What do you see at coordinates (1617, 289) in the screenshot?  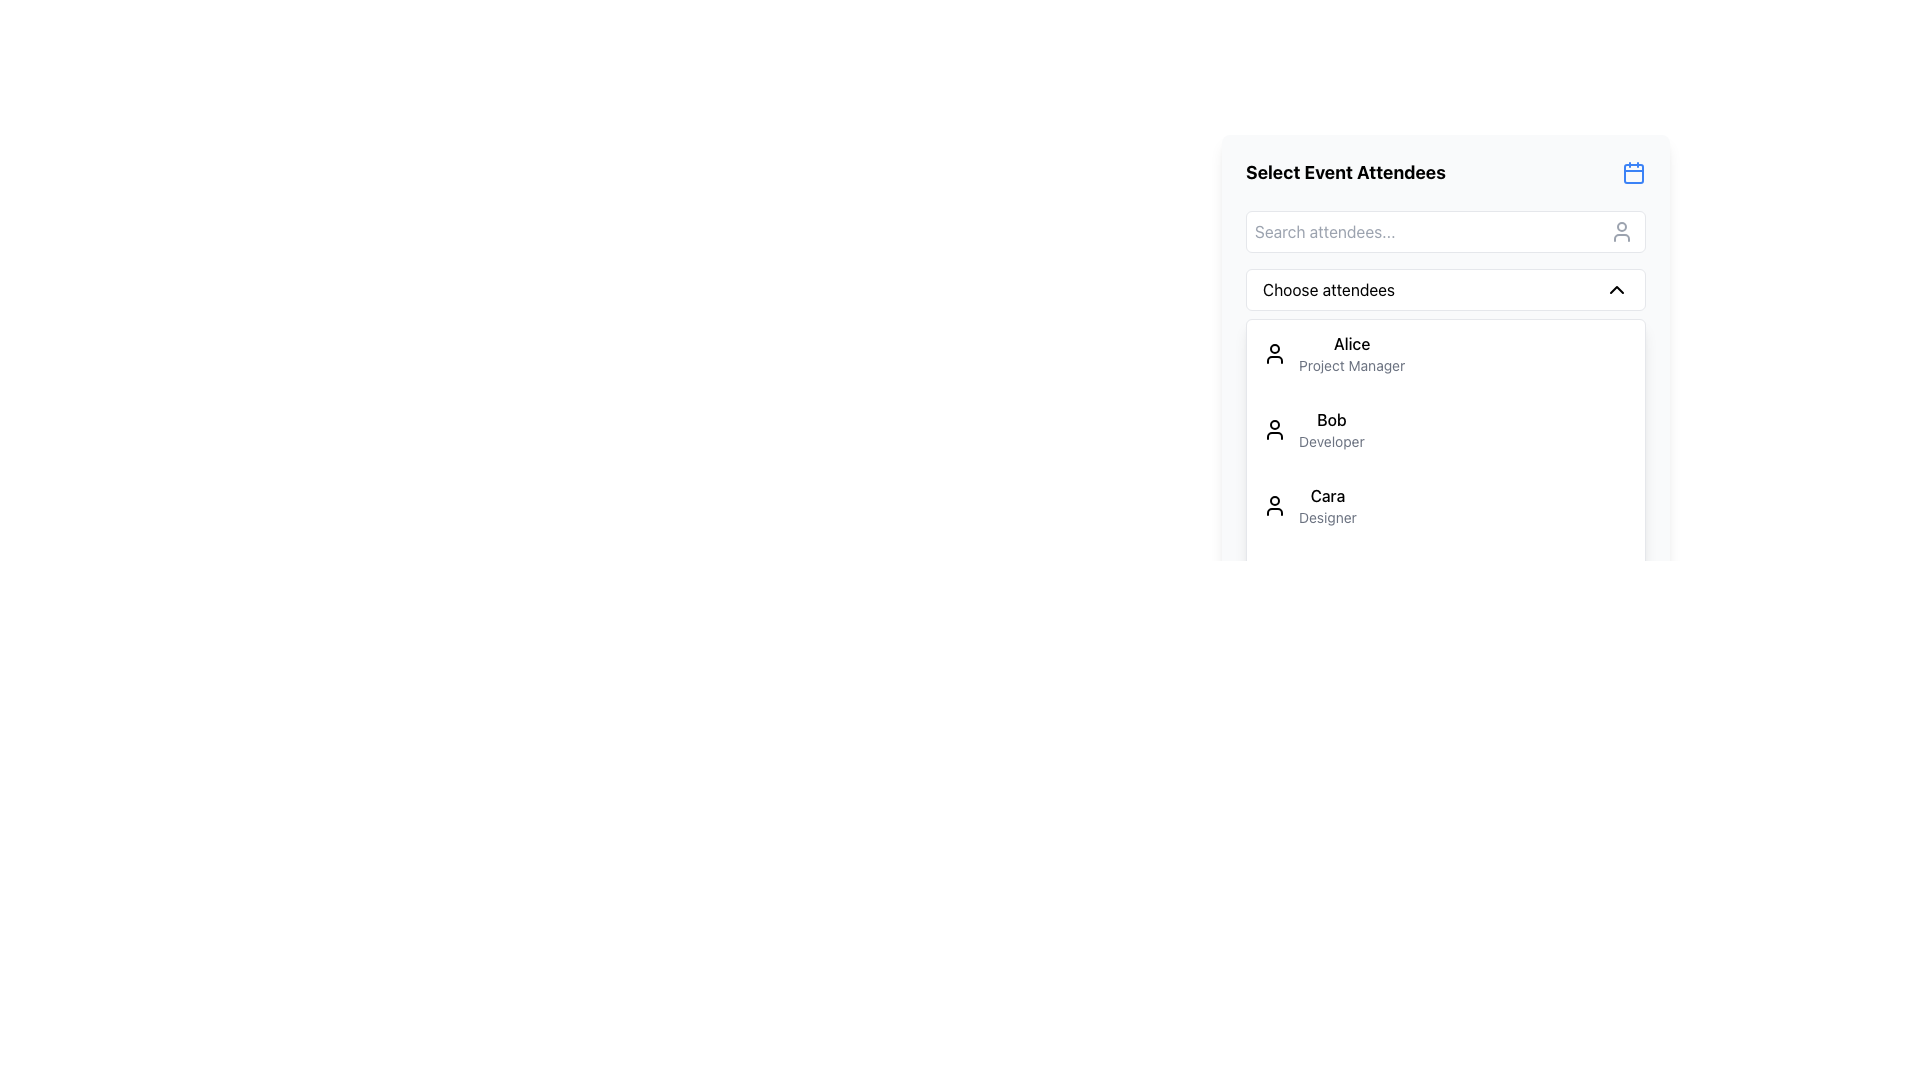 I see `the chevron-up icon located on the right side of the 'Choose attendees' dropdown button, which is vertically centered within the button` at bounding box center [1617, 289].